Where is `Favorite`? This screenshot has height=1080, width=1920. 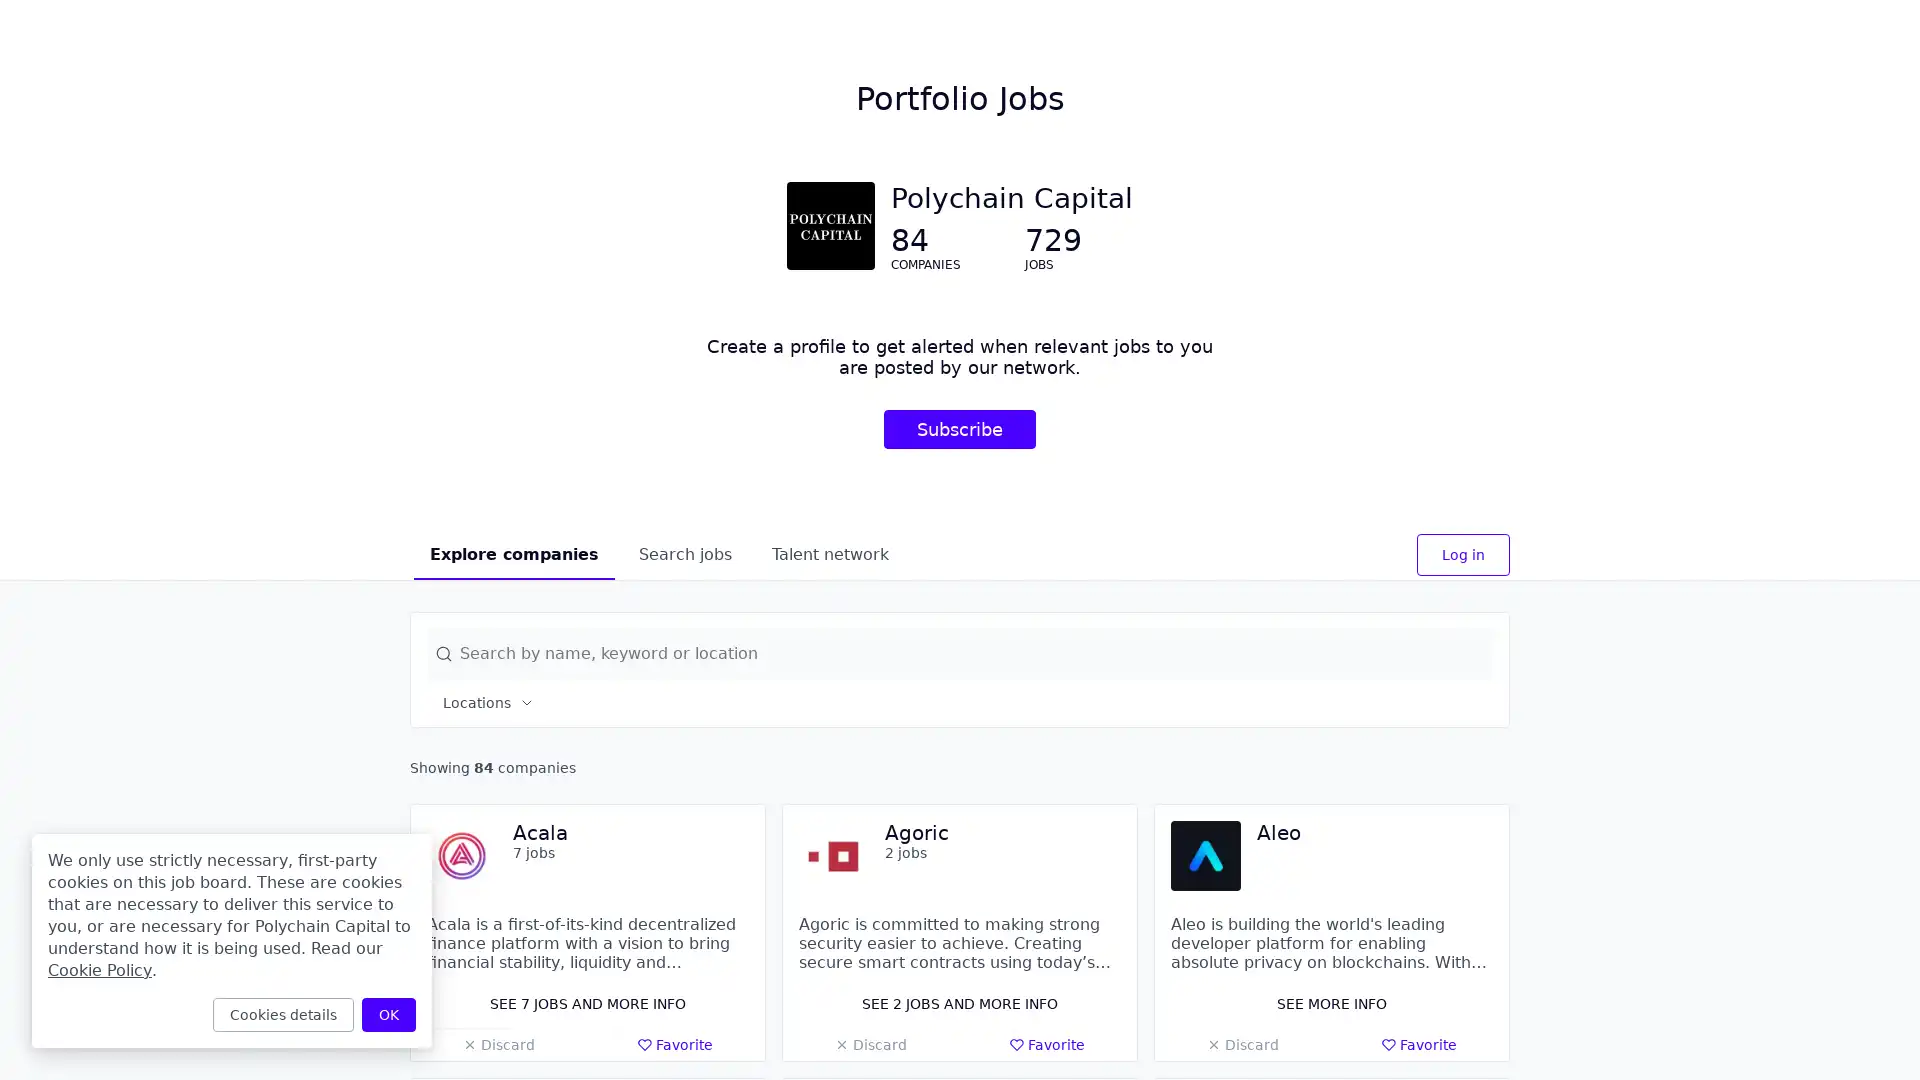
Favorite is located at coordinates (675, 1044).